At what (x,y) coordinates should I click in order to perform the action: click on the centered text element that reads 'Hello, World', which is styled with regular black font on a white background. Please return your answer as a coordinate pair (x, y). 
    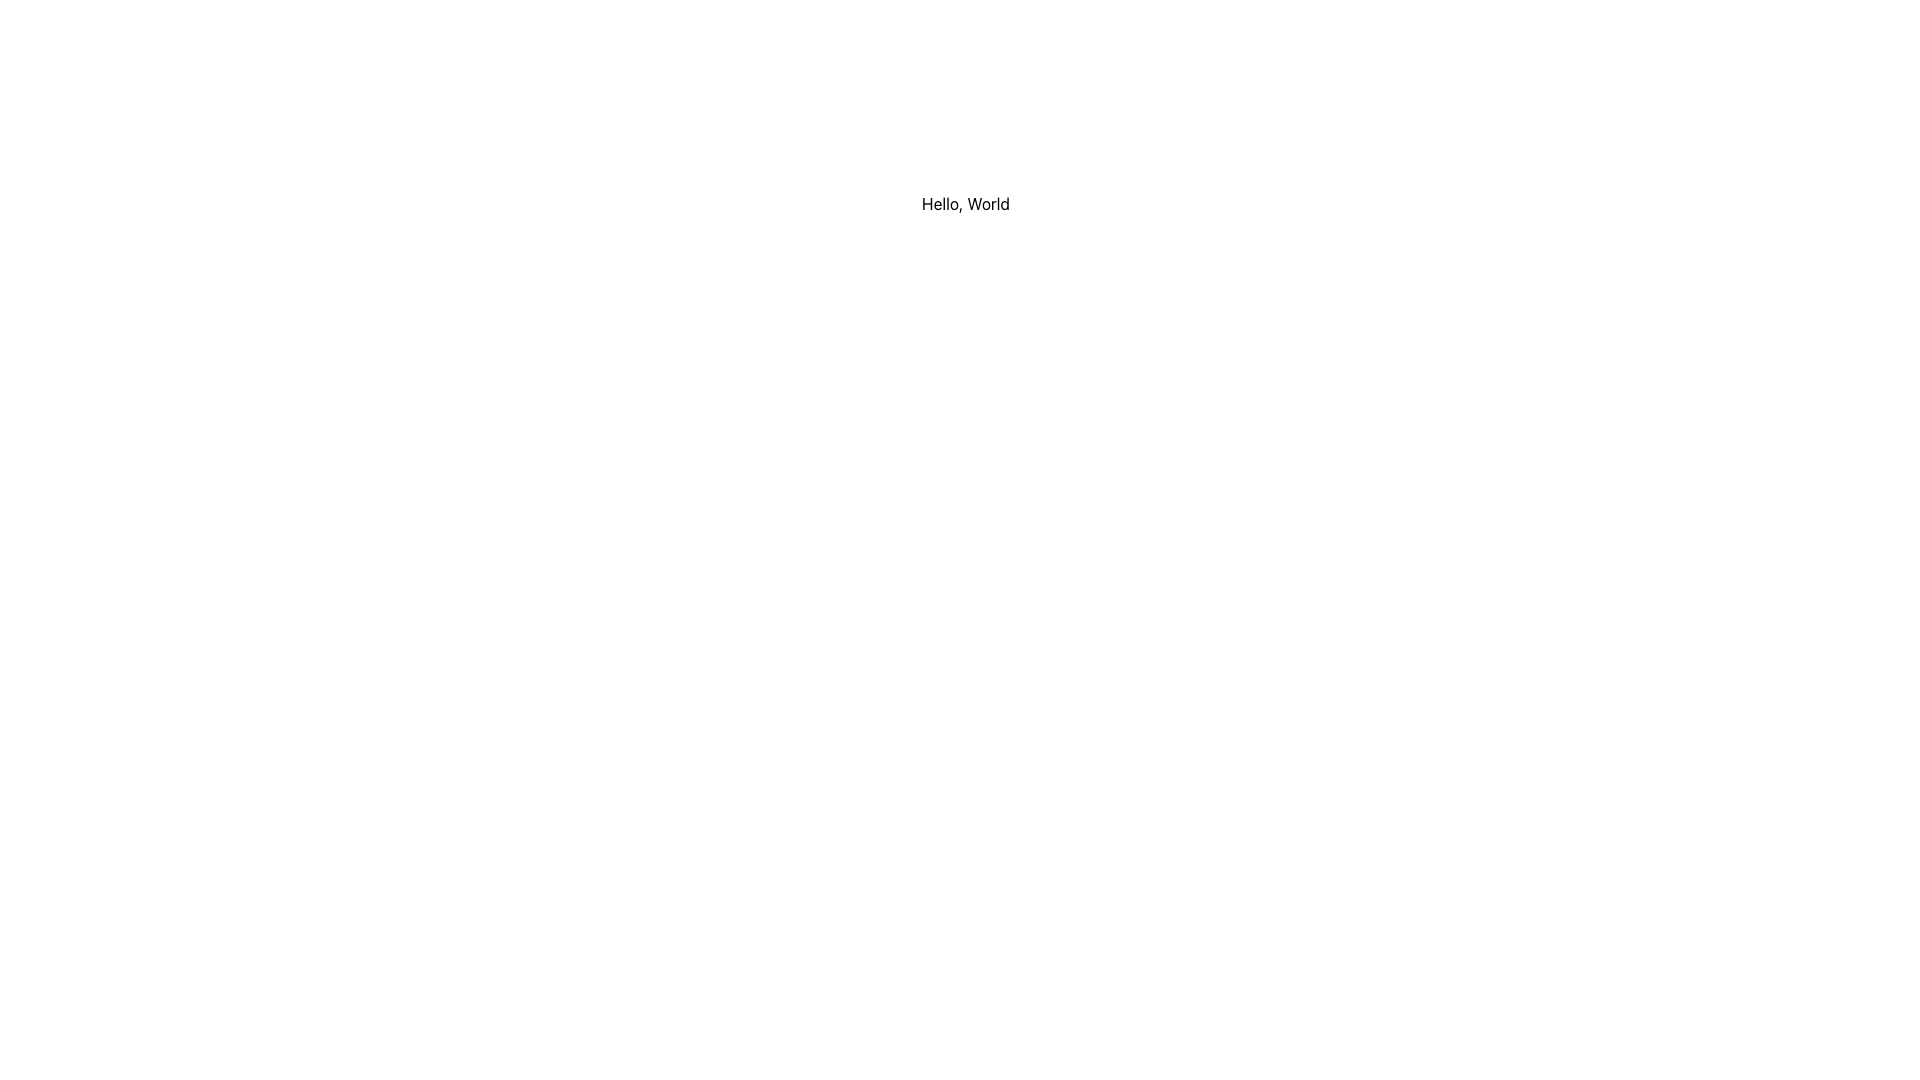
    Looking at the image, I should click on (965, 204).